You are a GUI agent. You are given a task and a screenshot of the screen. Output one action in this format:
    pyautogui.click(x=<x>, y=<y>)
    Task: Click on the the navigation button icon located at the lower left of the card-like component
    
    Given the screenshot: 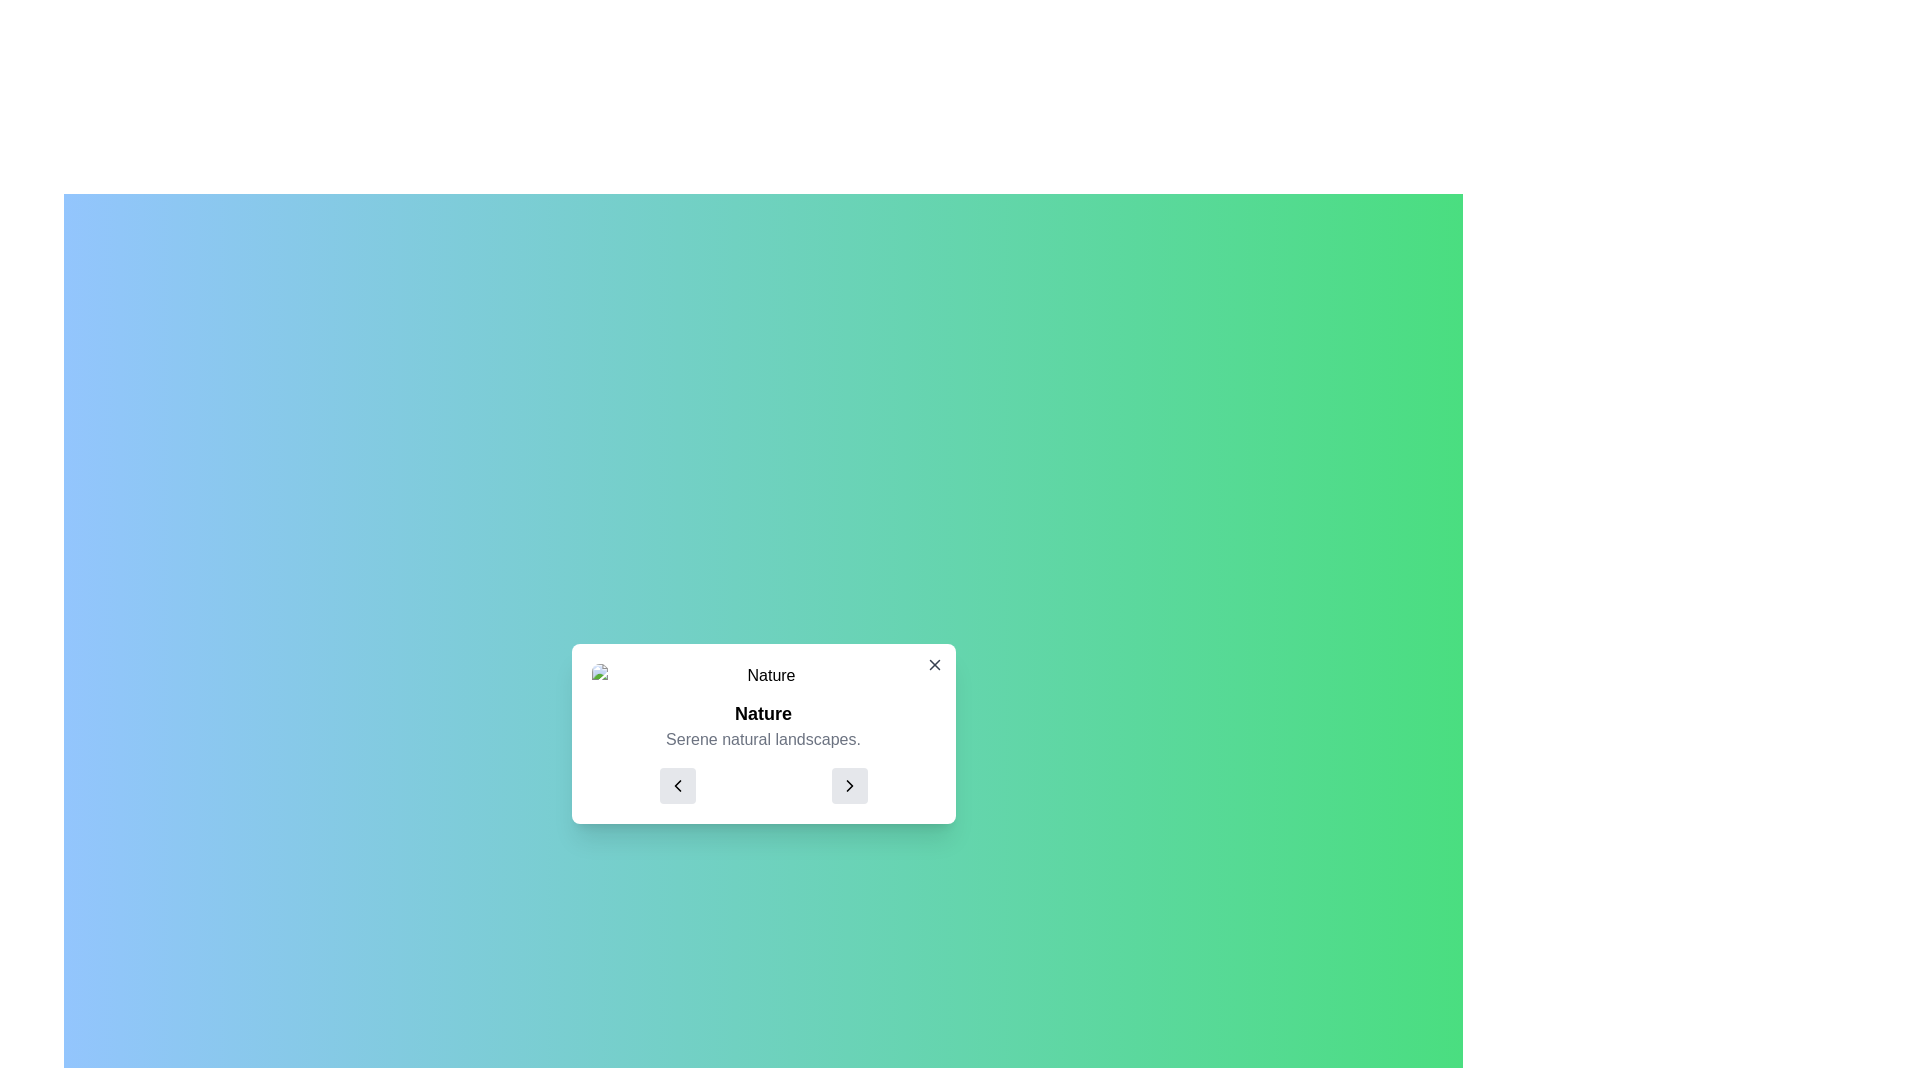 What is the action you would take?
    pyautogui.click(x=677, y=785)
    